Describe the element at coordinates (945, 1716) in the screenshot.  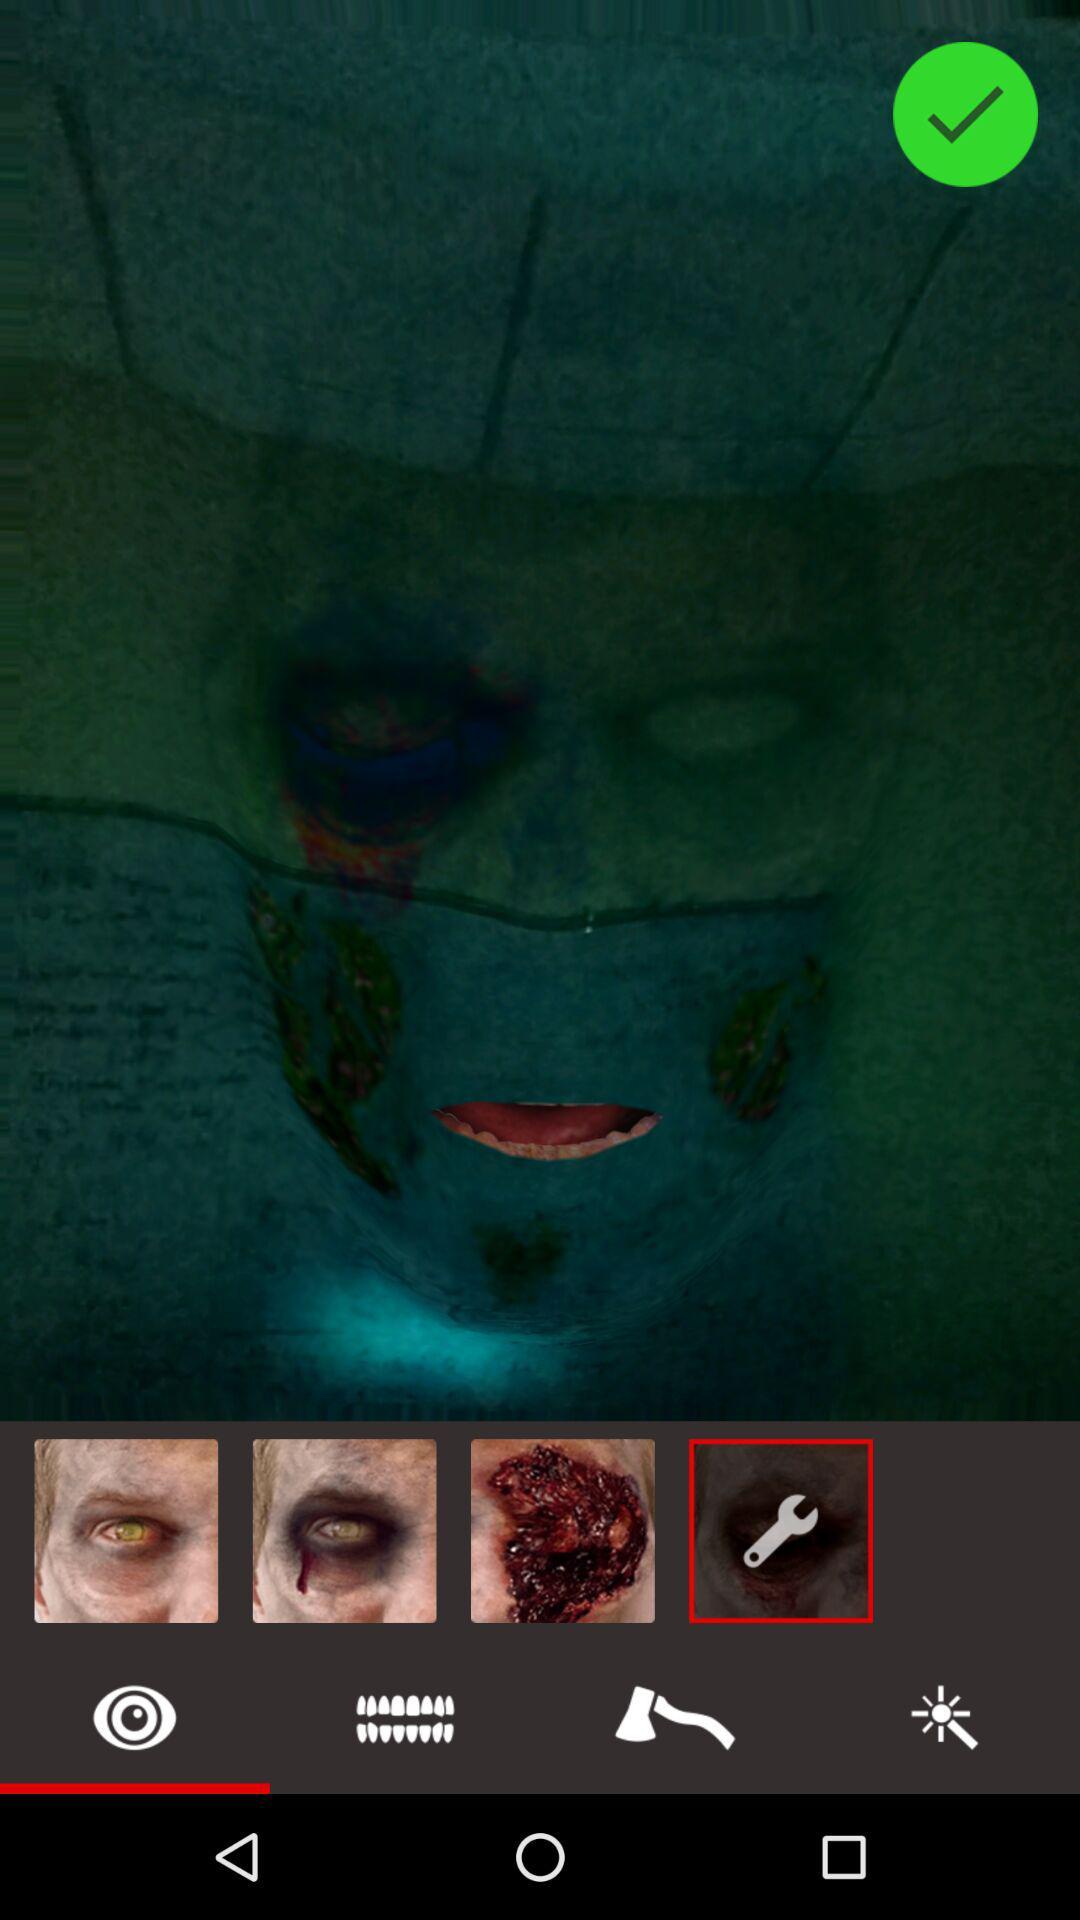
I see `edit tool` at that location.